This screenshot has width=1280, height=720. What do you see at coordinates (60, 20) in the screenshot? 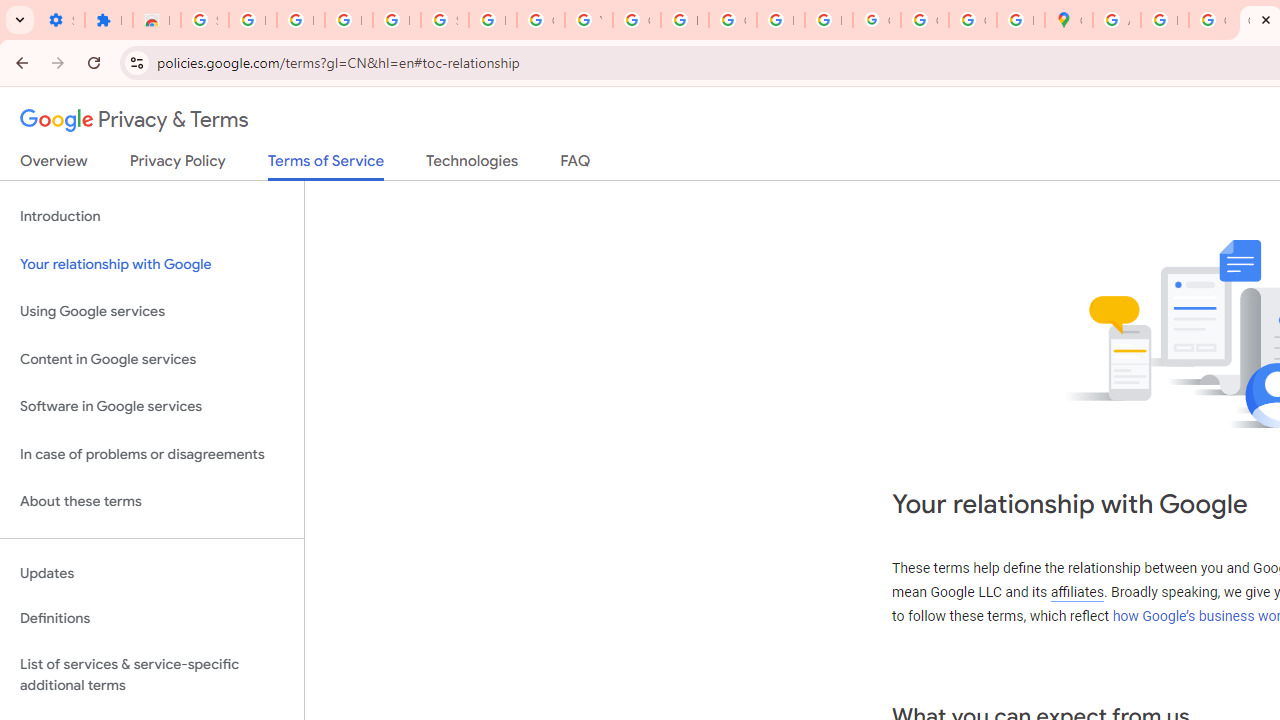
I see `'Settings - On startup'` at bounding box center [60, 20].